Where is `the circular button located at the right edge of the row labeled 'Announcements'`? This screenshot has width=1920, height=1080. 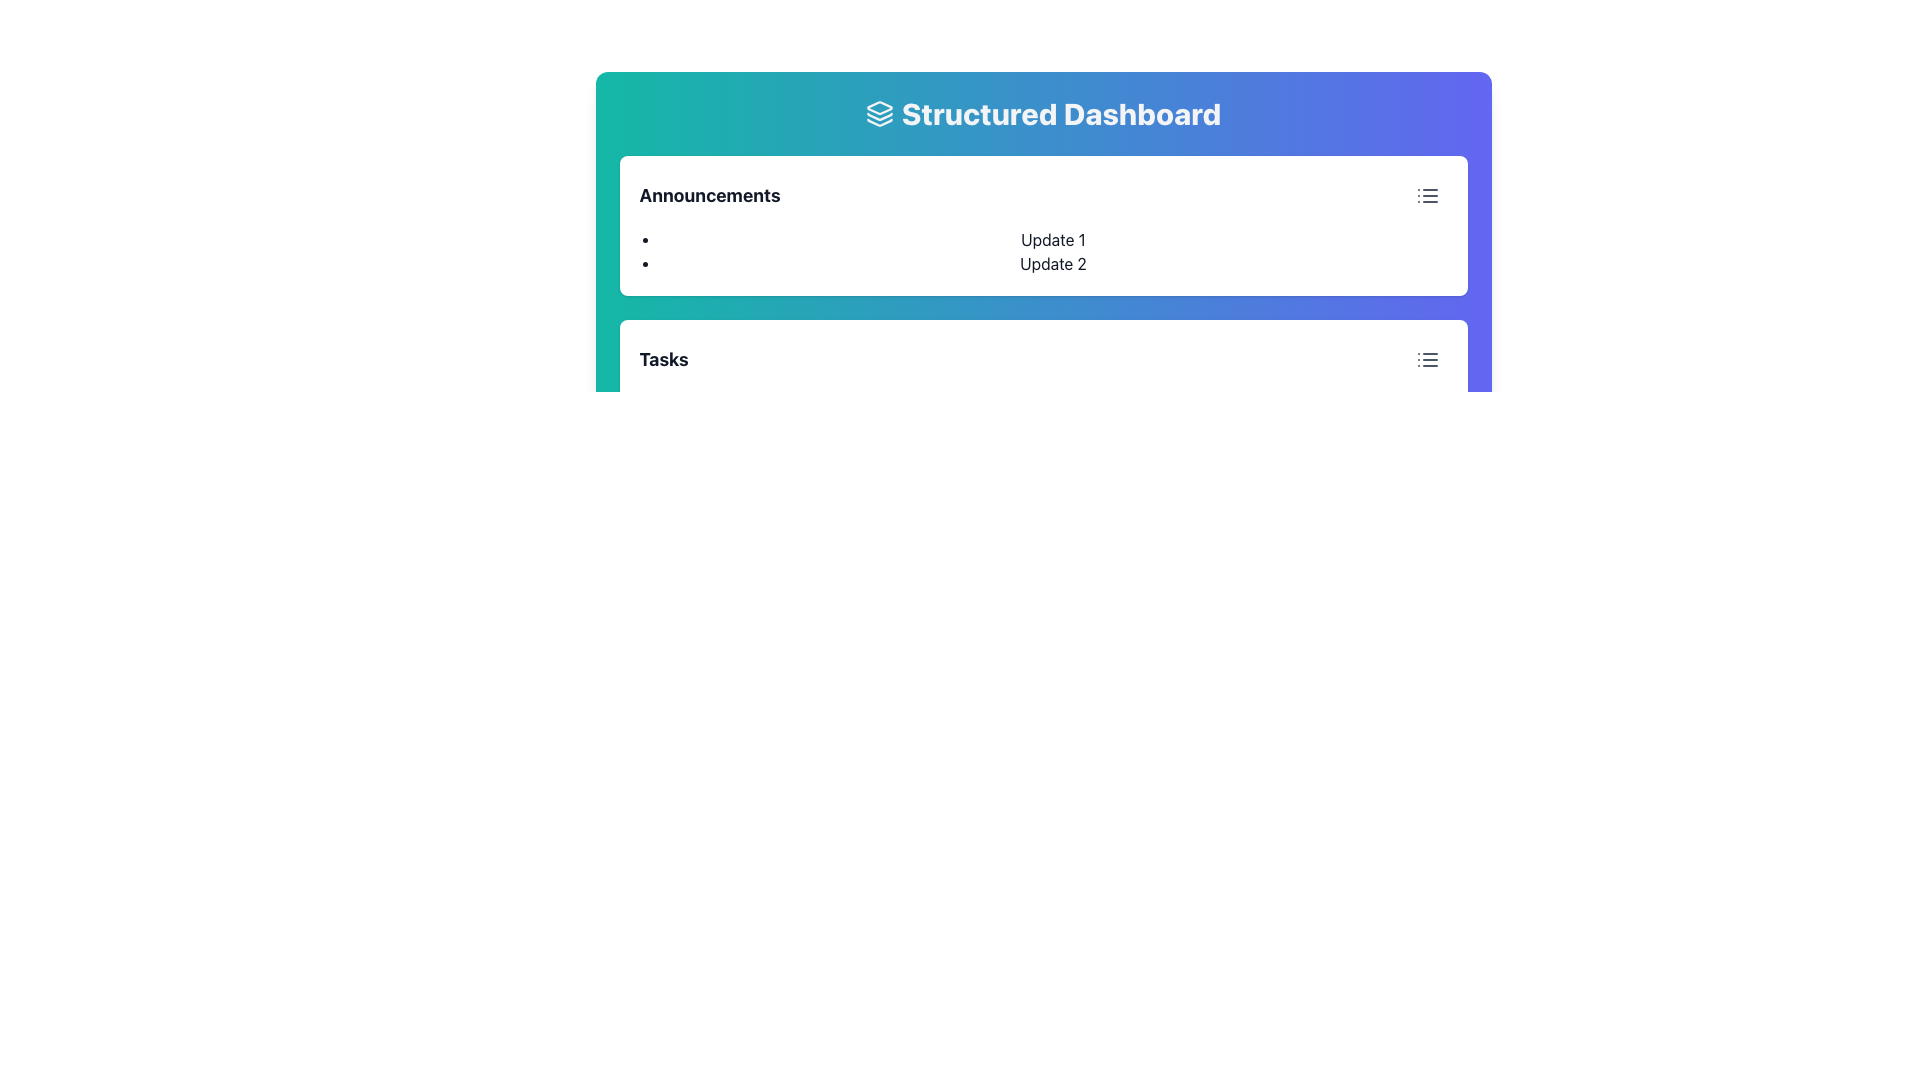
the circular button located at the right edge of the row labeled 'Announcements' is located at coordinates (1426, 196).